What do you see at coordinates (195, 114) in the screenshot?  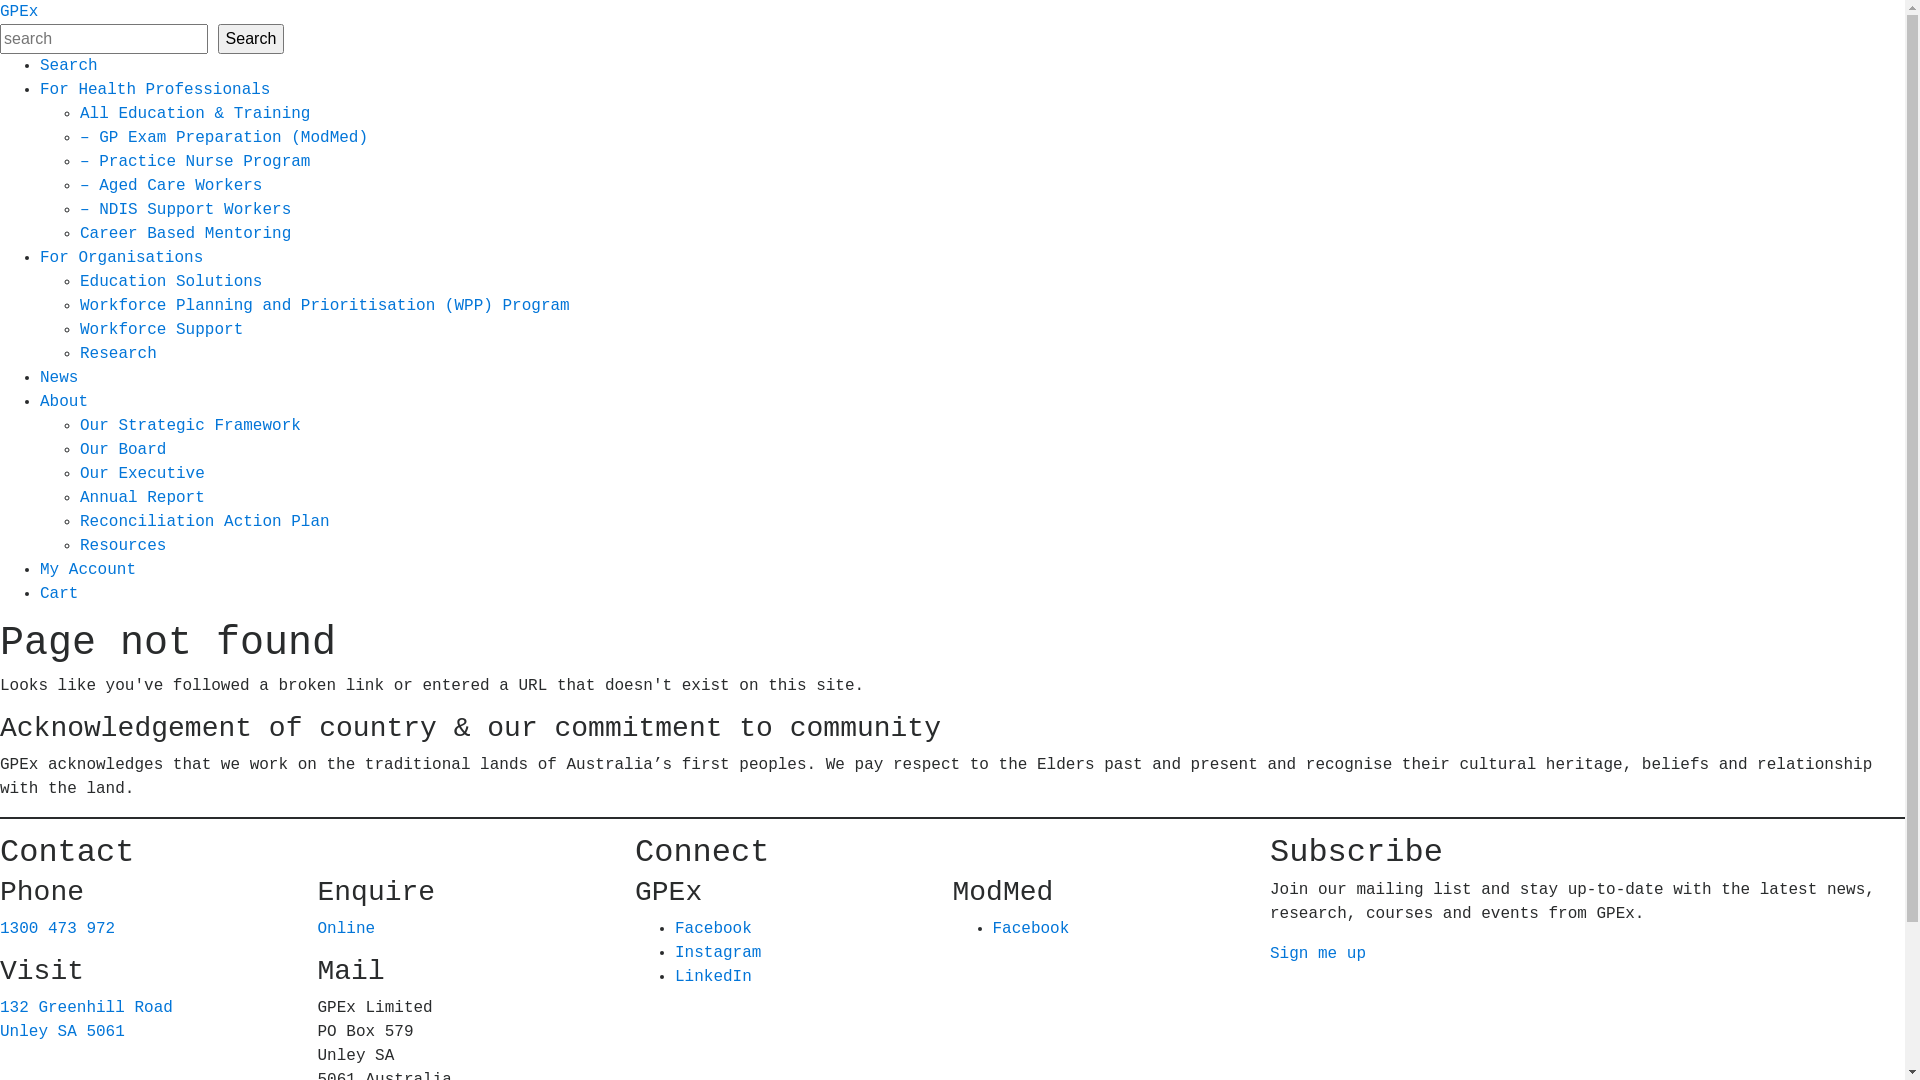 I see `'All Education & Training'` at bounding box center [195, 114].